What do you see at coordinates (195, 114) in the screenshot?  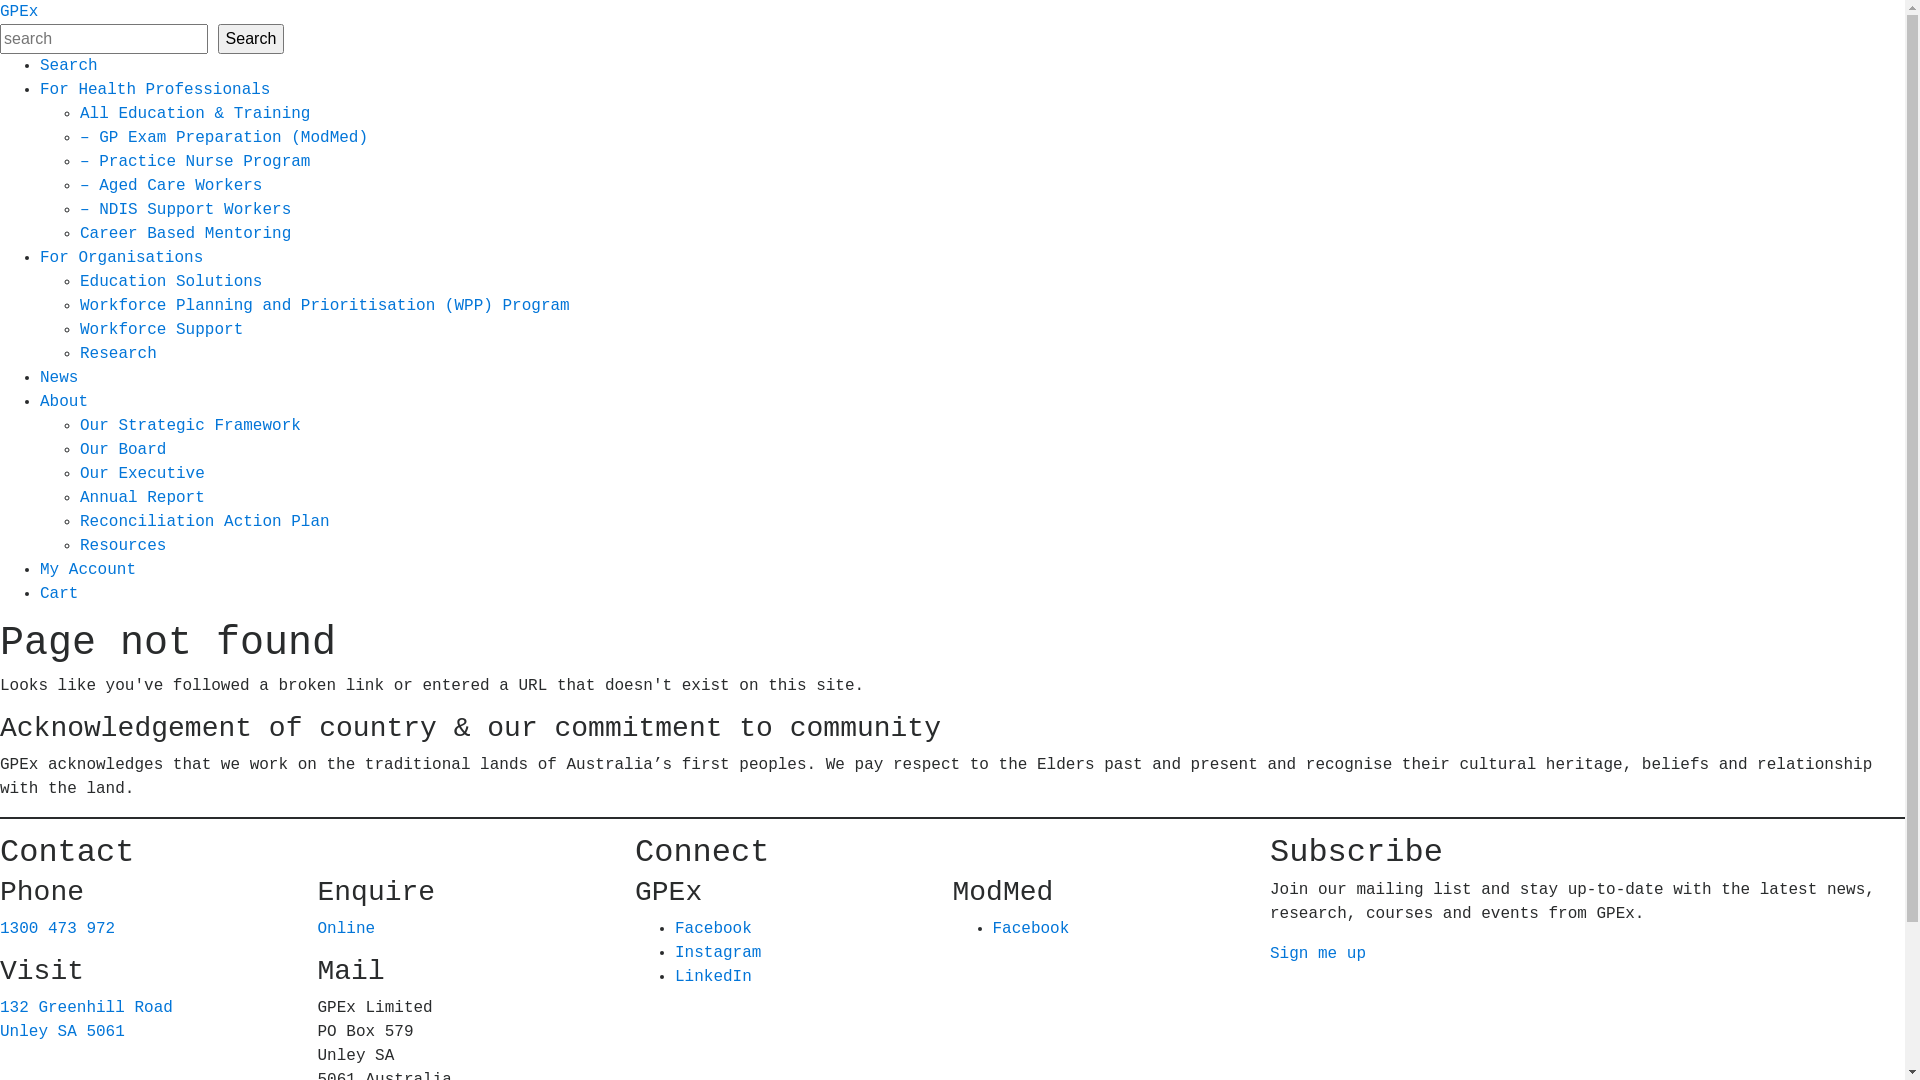 I see `'All Education & Training'` at bounding box center [195, 114].